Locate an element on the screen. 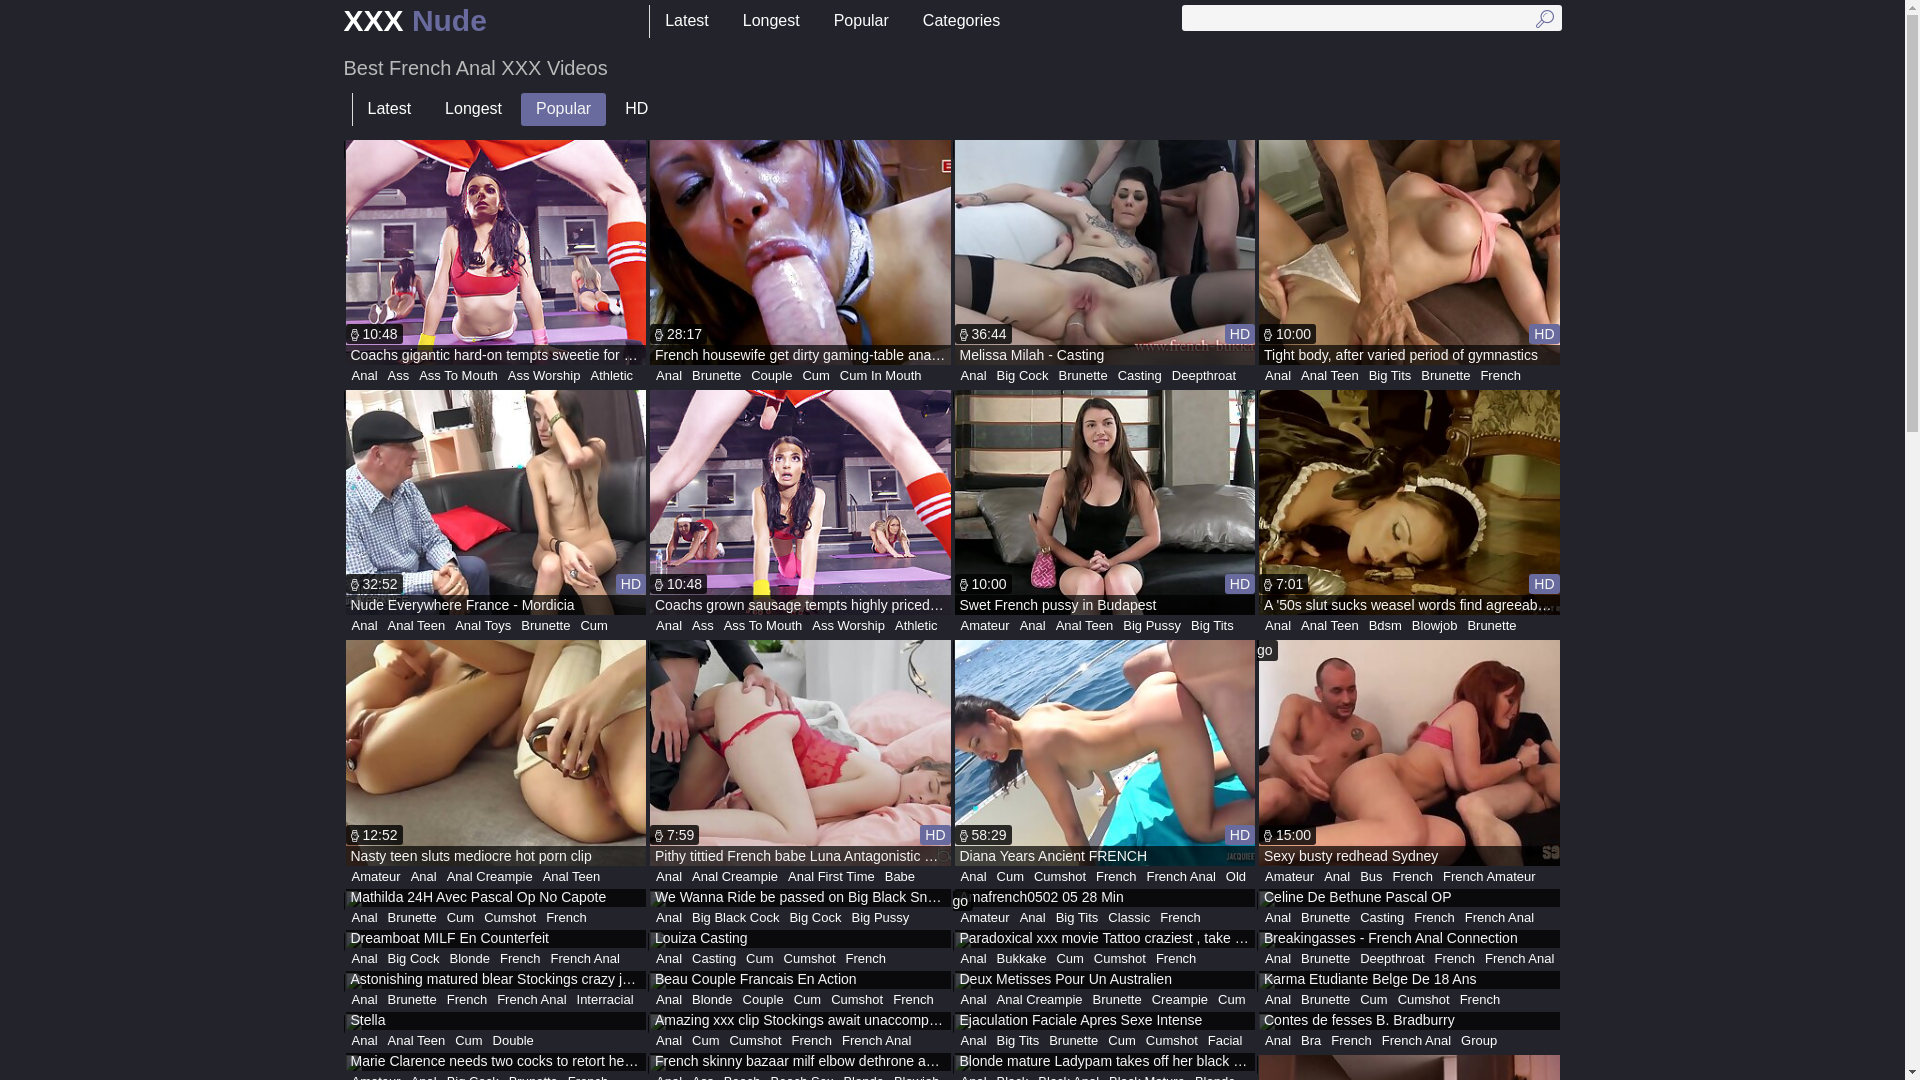 This screenshot has width=1920, height=1080. 'Beau Couple Francais En Action is located at coordinates (800, 979).